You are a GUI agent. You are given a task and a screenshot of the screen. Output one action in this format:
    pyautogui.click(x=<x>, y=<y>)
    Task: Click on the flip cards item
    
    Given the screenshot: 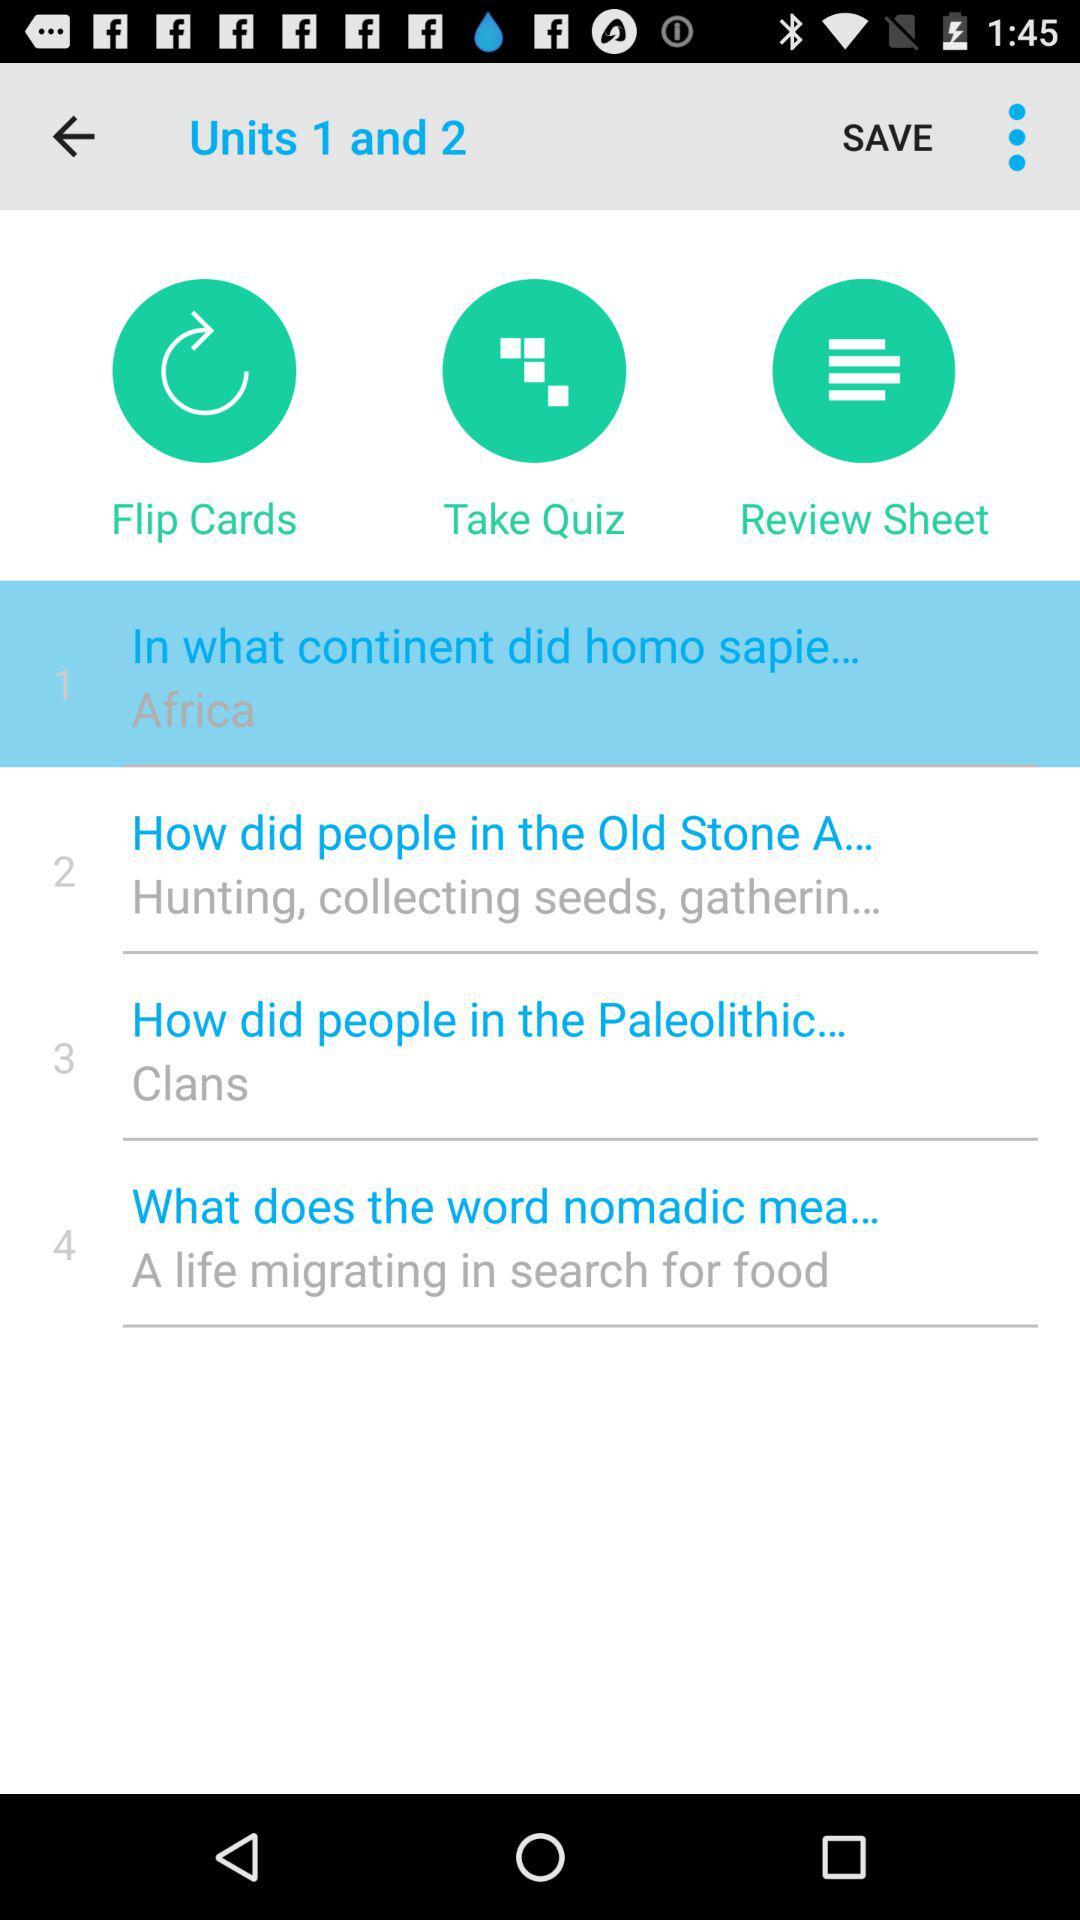 What is the action you would take?
    pyautogui.click(x=204, y=517)
    